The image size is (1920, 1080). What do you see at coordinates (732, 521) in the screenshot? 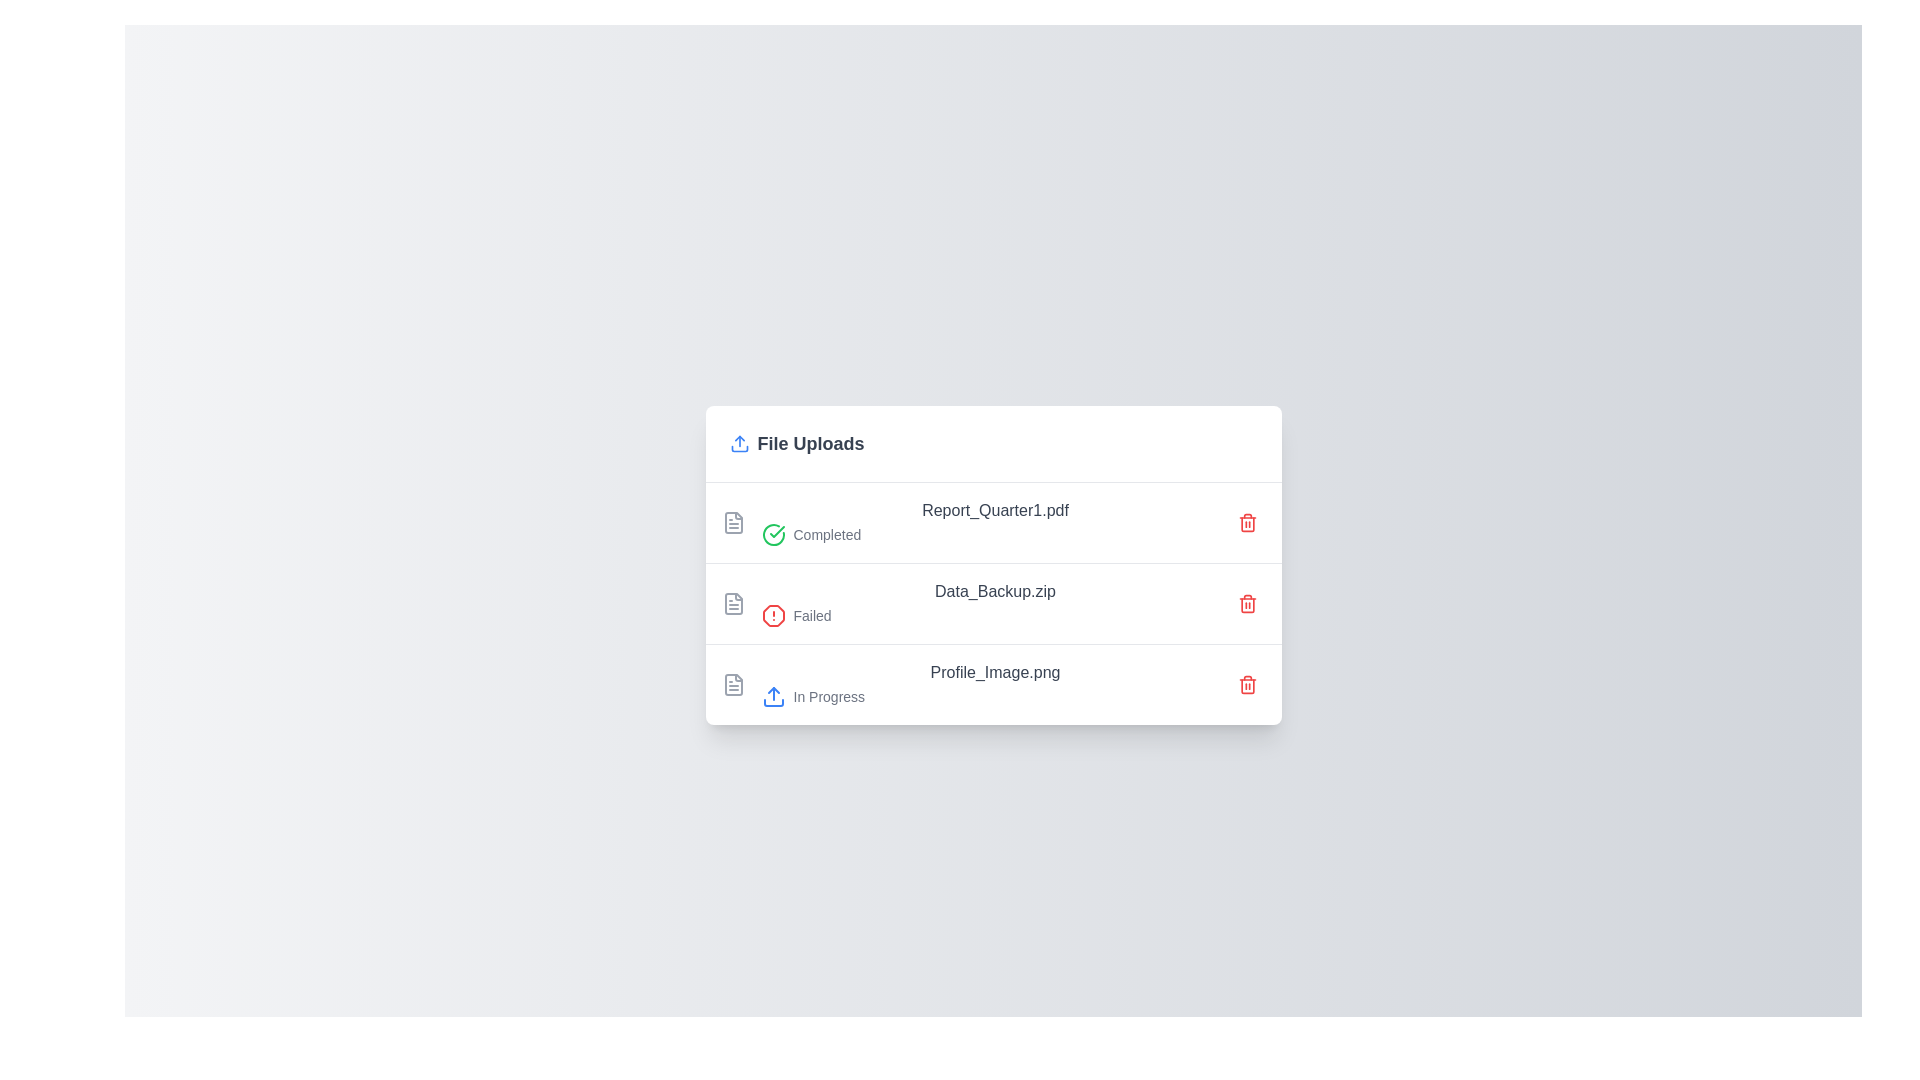
I see `the document file outline icon styled in gray, located to the left of 'Report_Quarter1.pdf' in the file list interface` at bounding box center [732, 521].